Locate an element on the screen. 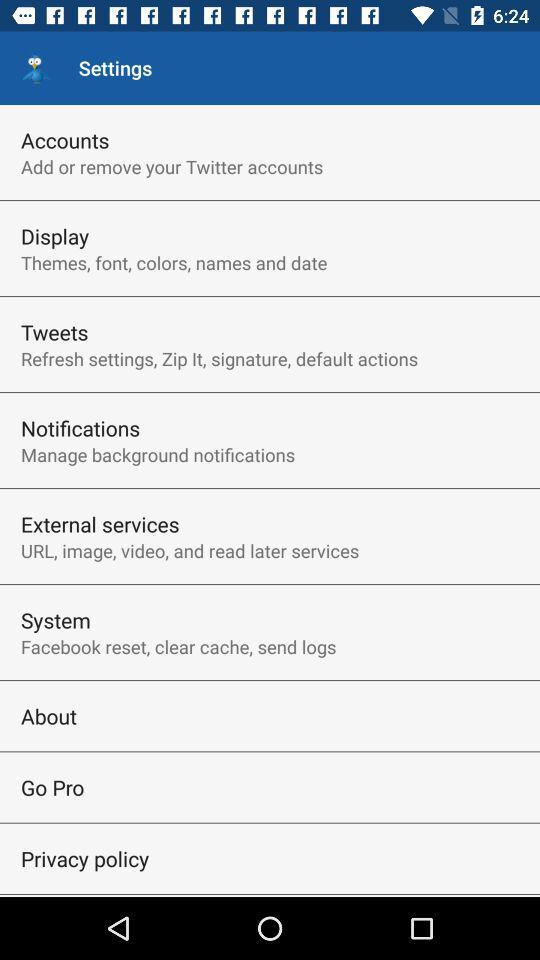 This screenshot has width=540, height=960. the icon above the display item is located at coordinates (172, 165).